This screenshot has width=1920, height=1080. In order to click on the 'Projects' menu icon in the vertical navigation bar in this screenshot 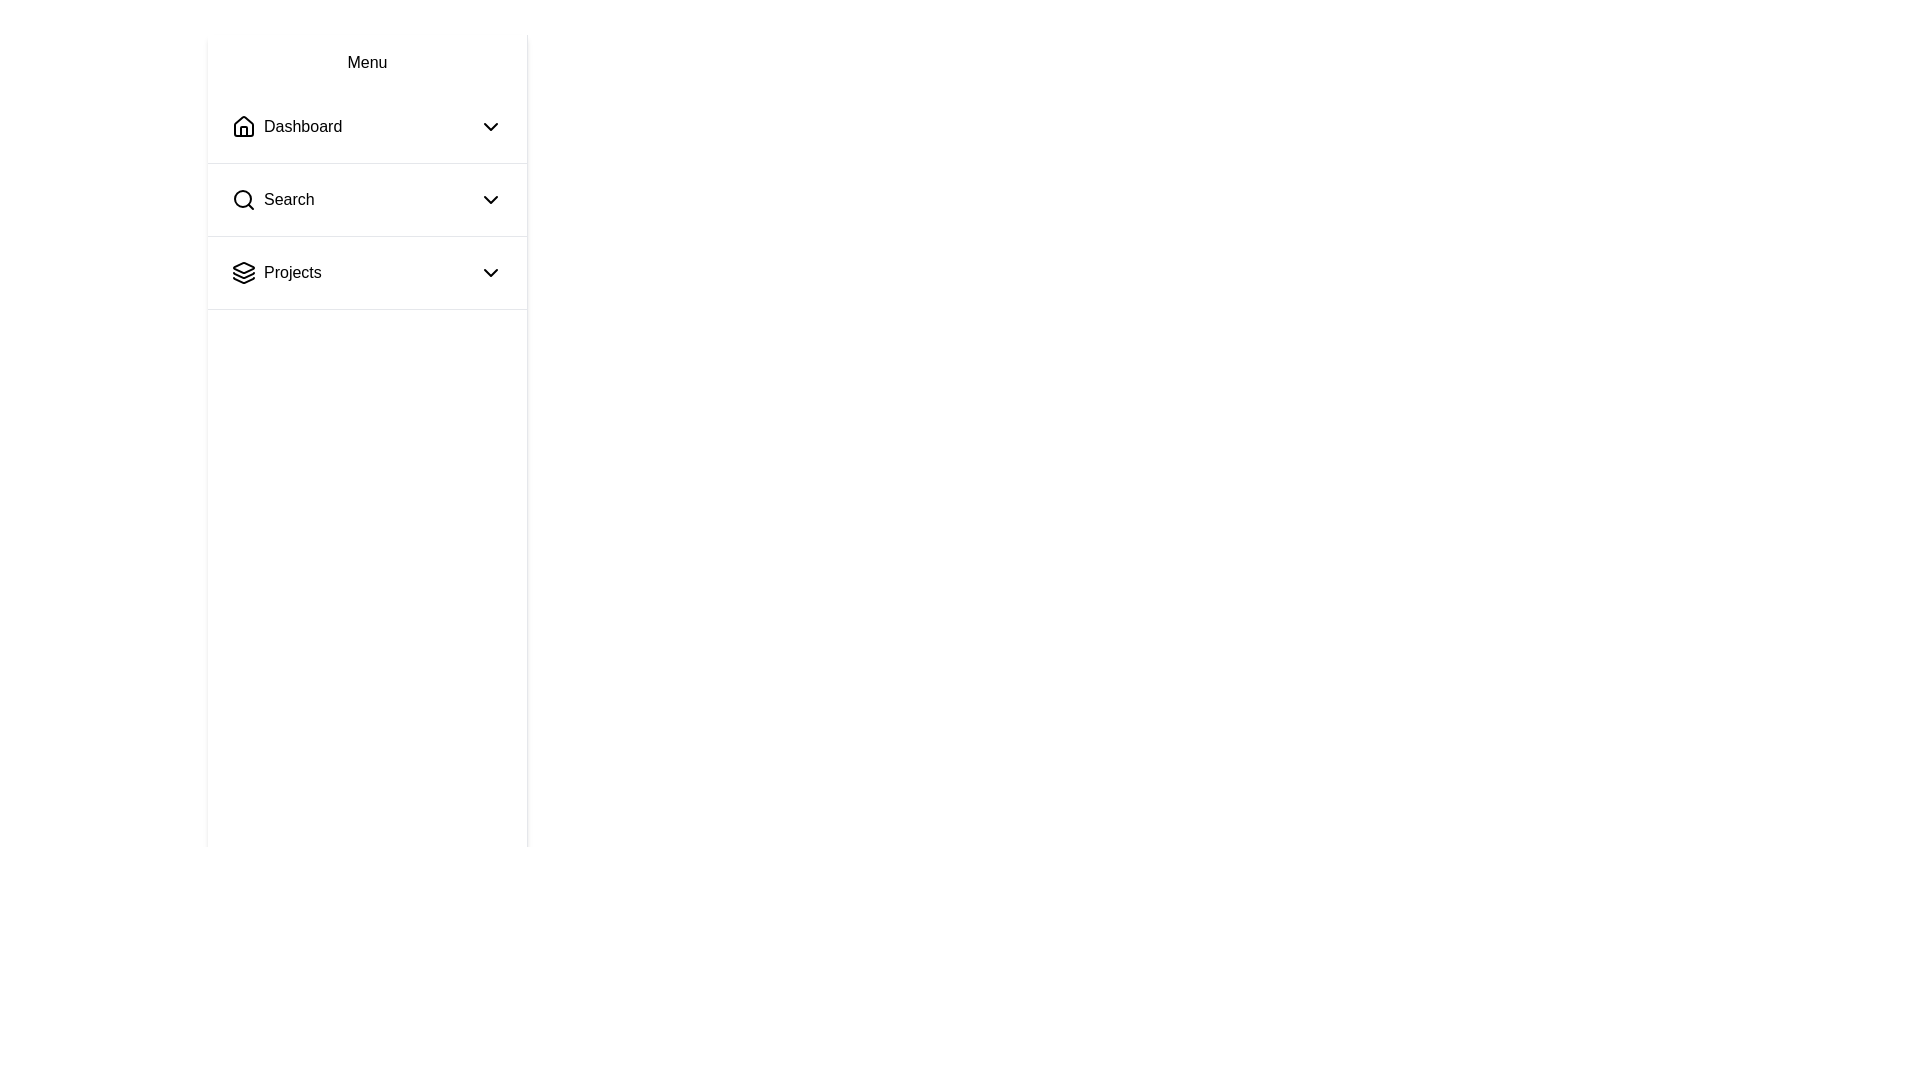, I will do `click(243, 273)`.